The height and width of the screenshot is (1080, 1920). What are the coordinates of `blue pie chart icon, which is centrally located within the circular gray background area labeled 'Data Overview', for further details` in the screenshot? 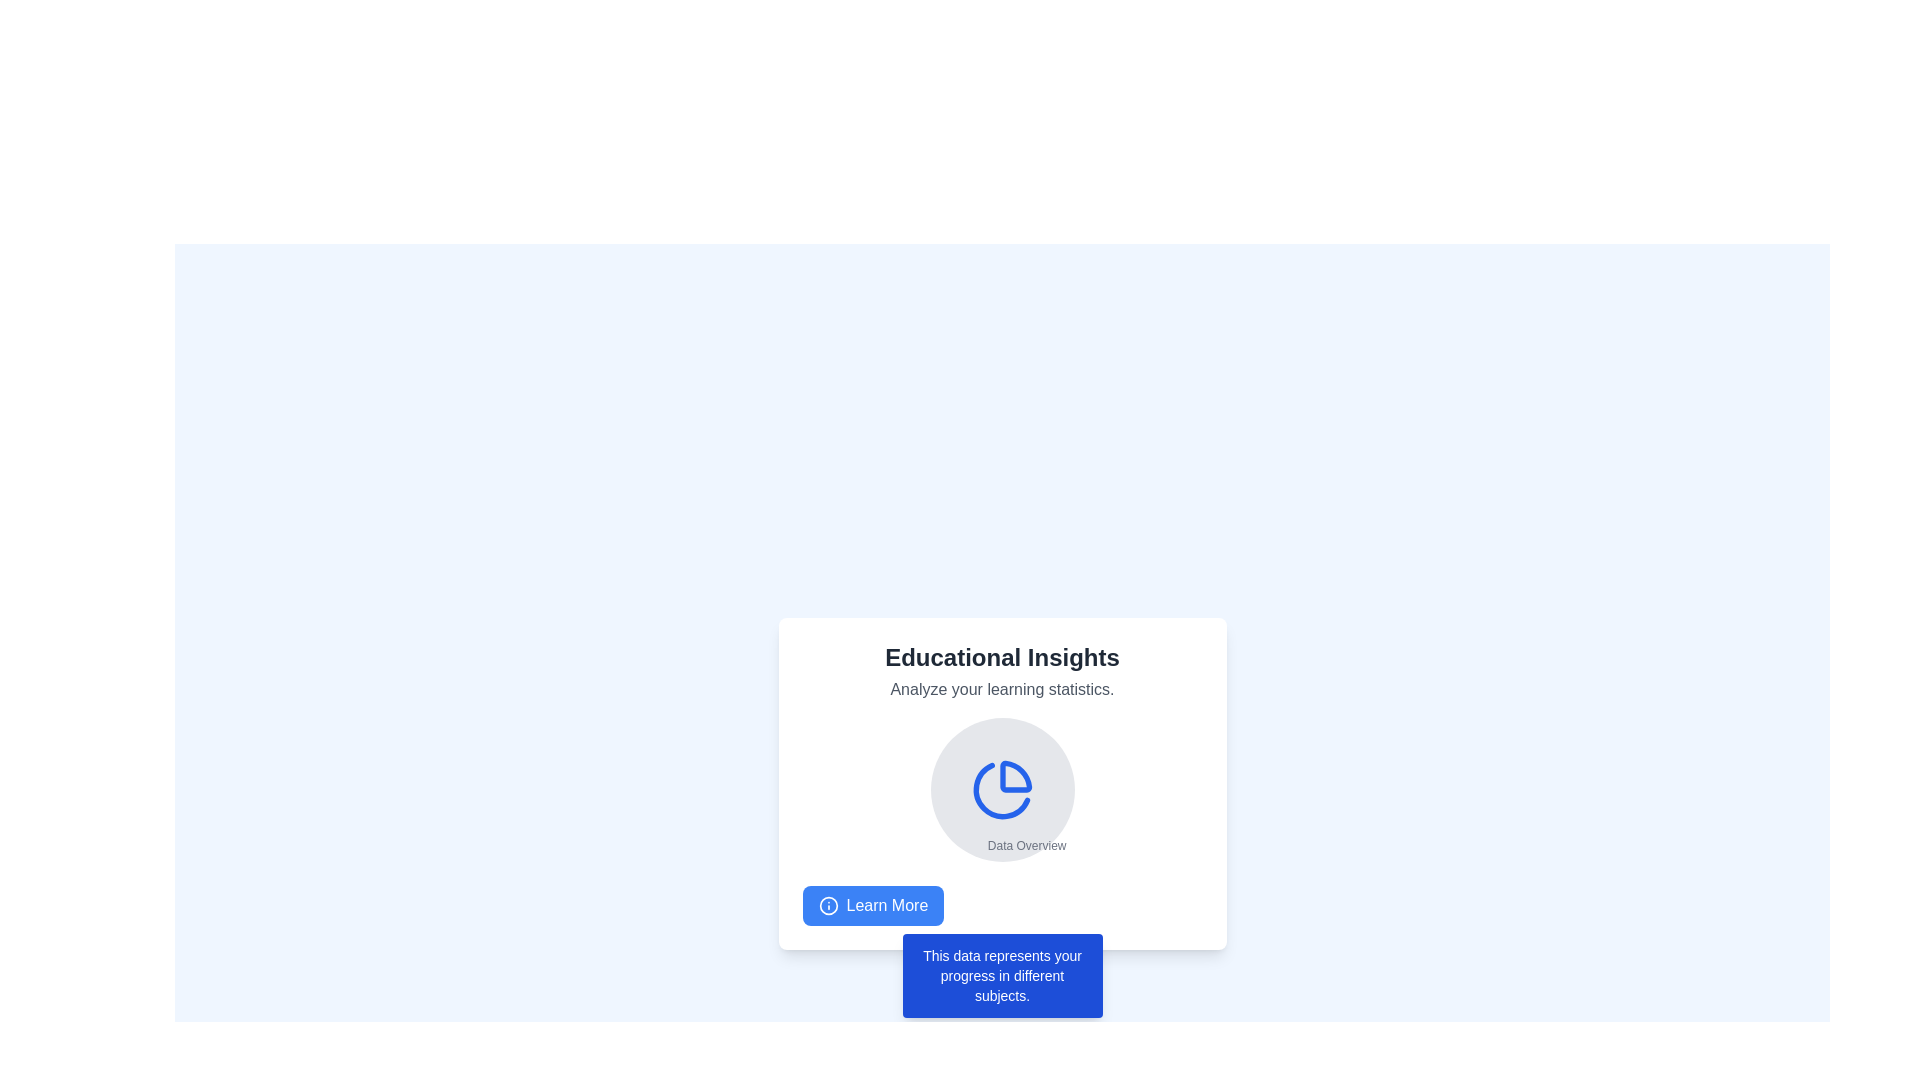 It's located at (1002, 789).